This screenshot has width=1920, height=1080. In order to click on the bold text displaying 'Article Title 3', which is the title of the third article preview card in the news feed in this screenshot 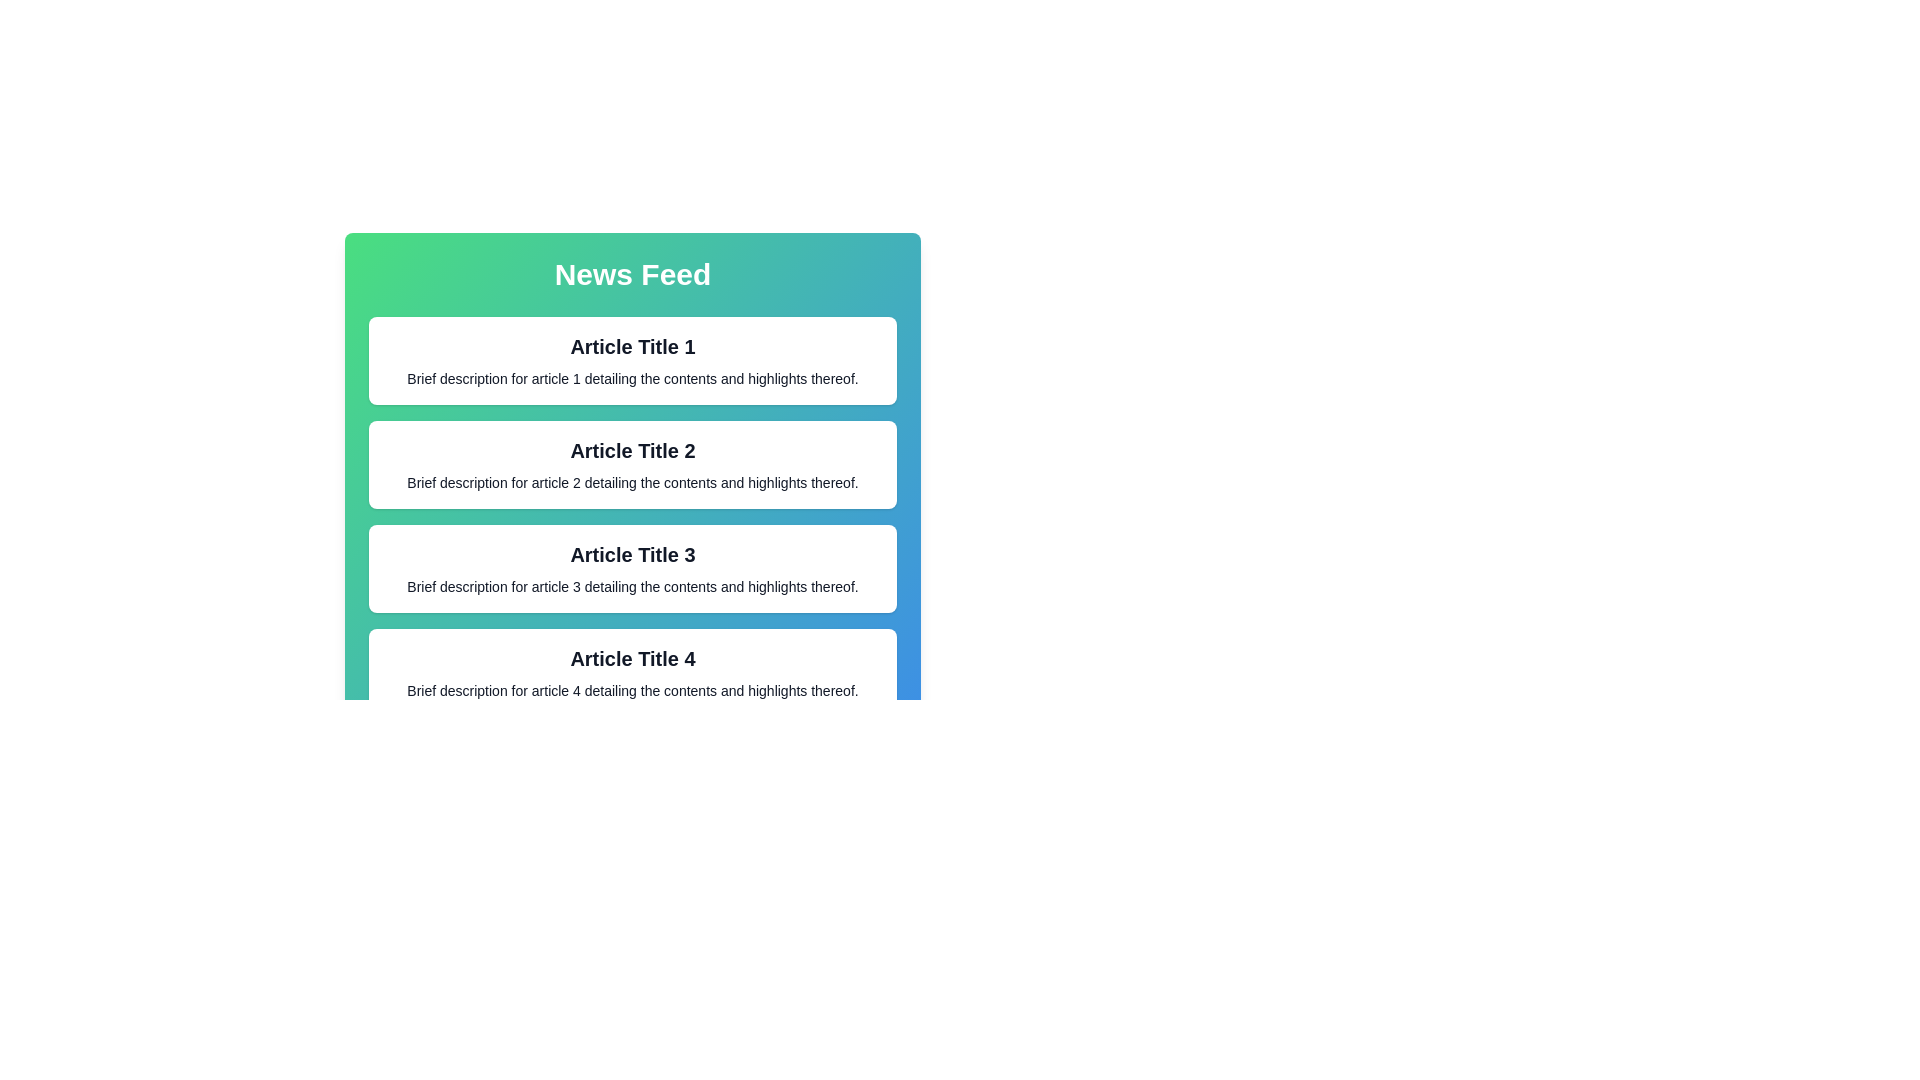, I will do `click(632, 555)`.